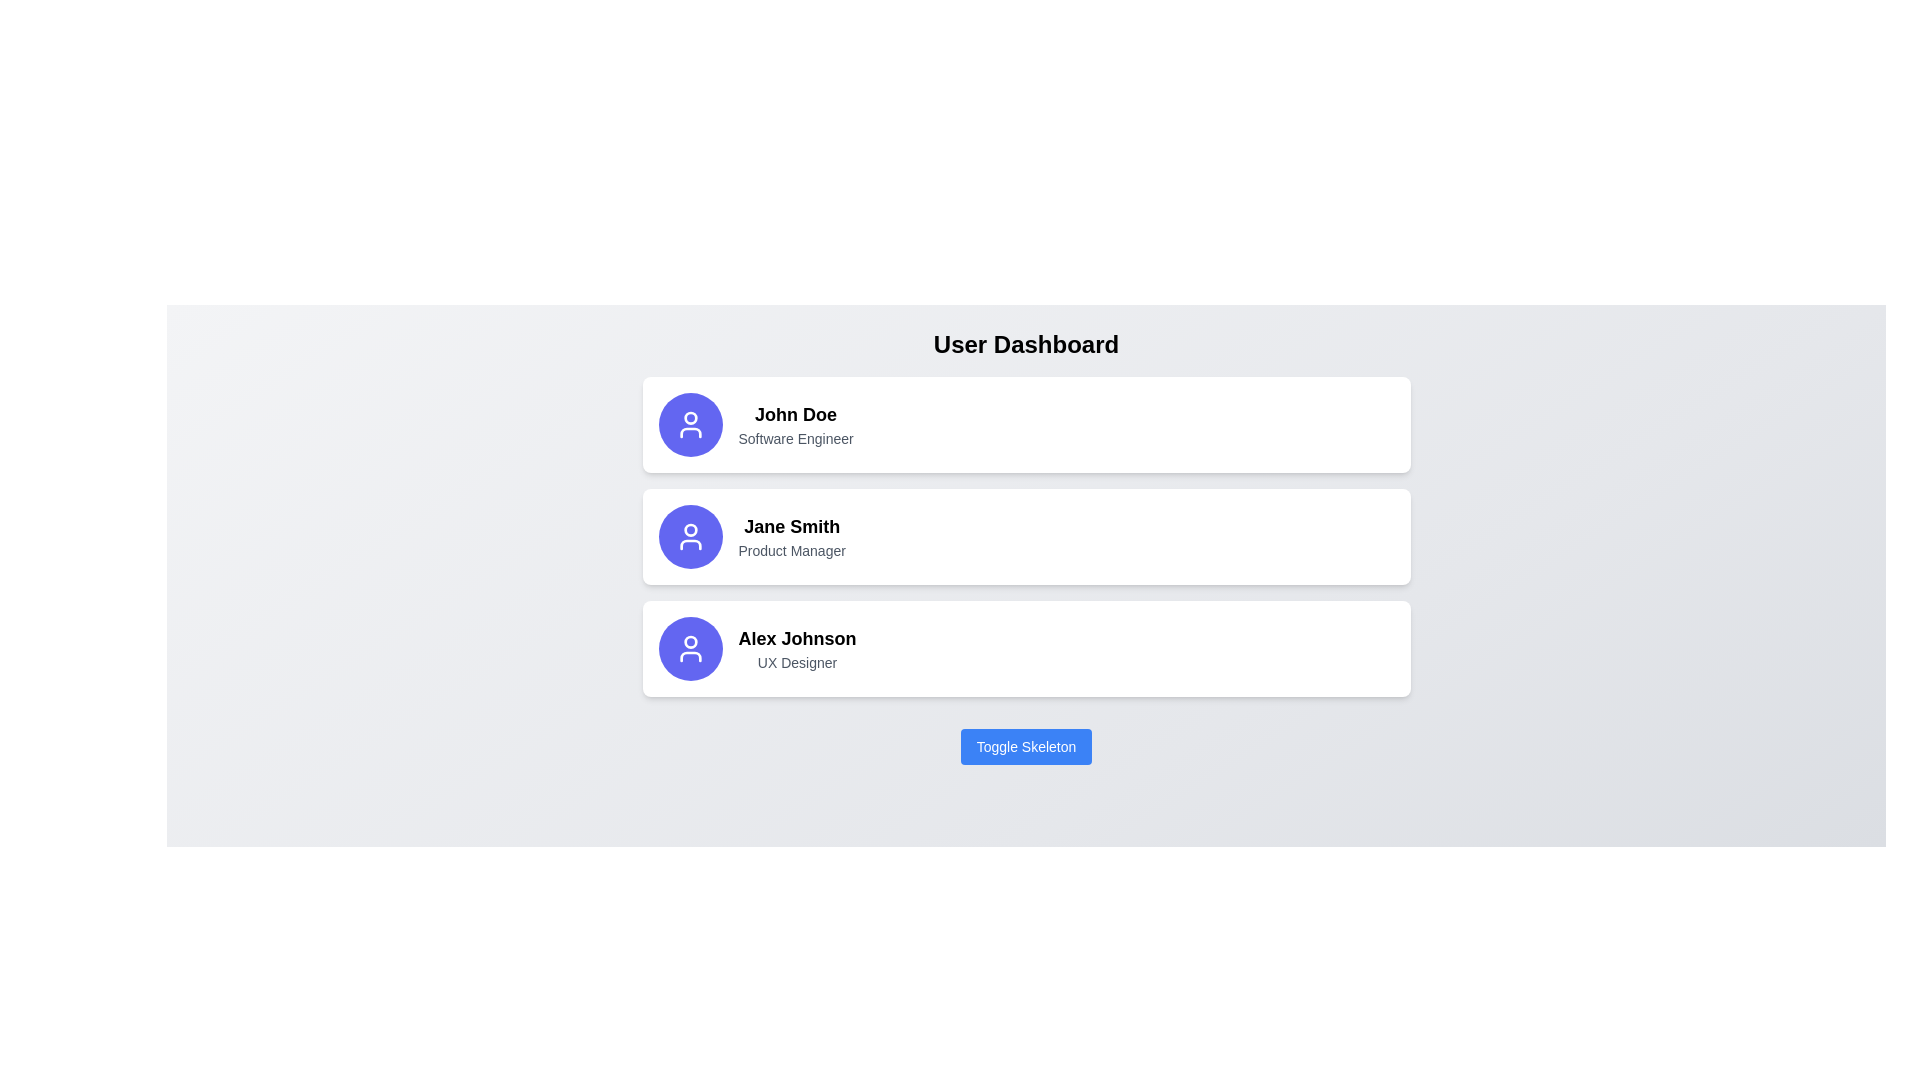  I want to click on the Profile card displaying user information, which is the second card in a vertical list of three, so click(1026, 535).